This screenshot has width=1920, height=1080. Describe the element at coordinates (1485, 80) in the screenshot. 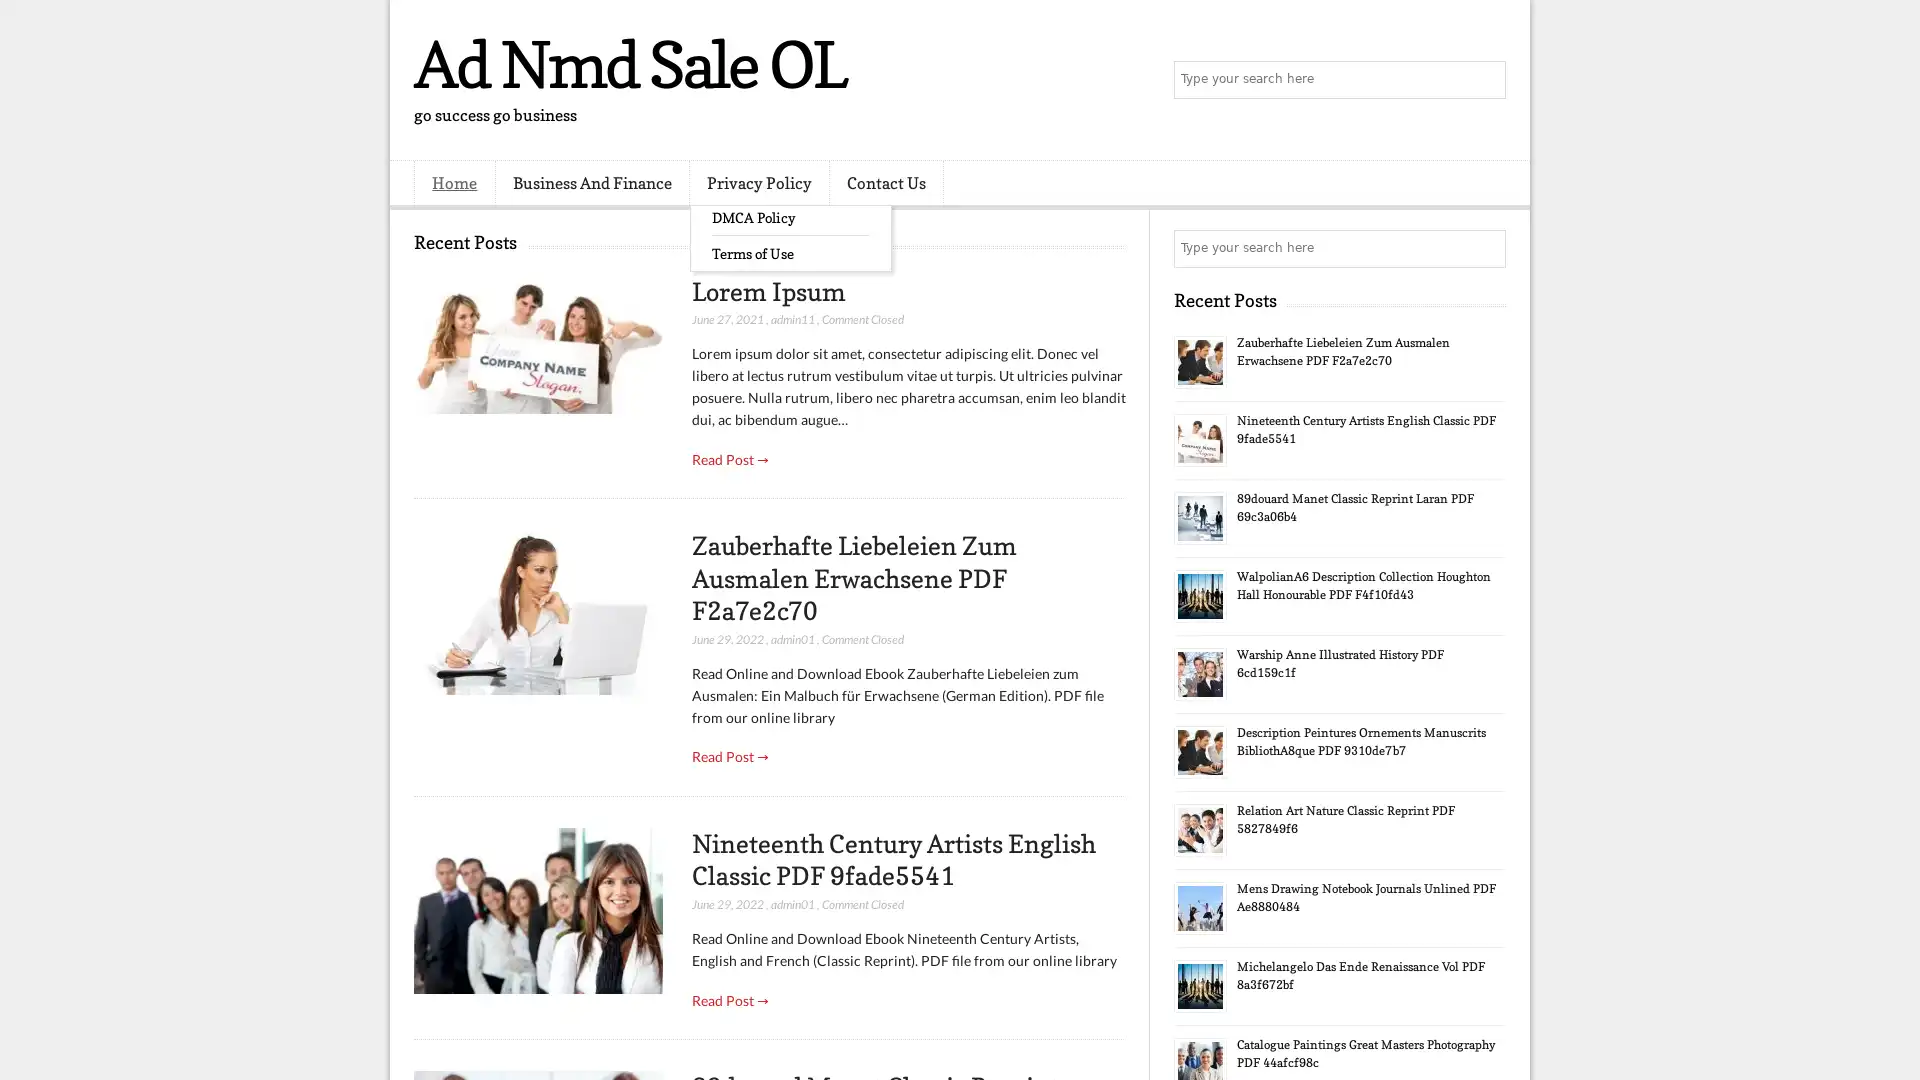

I see `Search` at that location.